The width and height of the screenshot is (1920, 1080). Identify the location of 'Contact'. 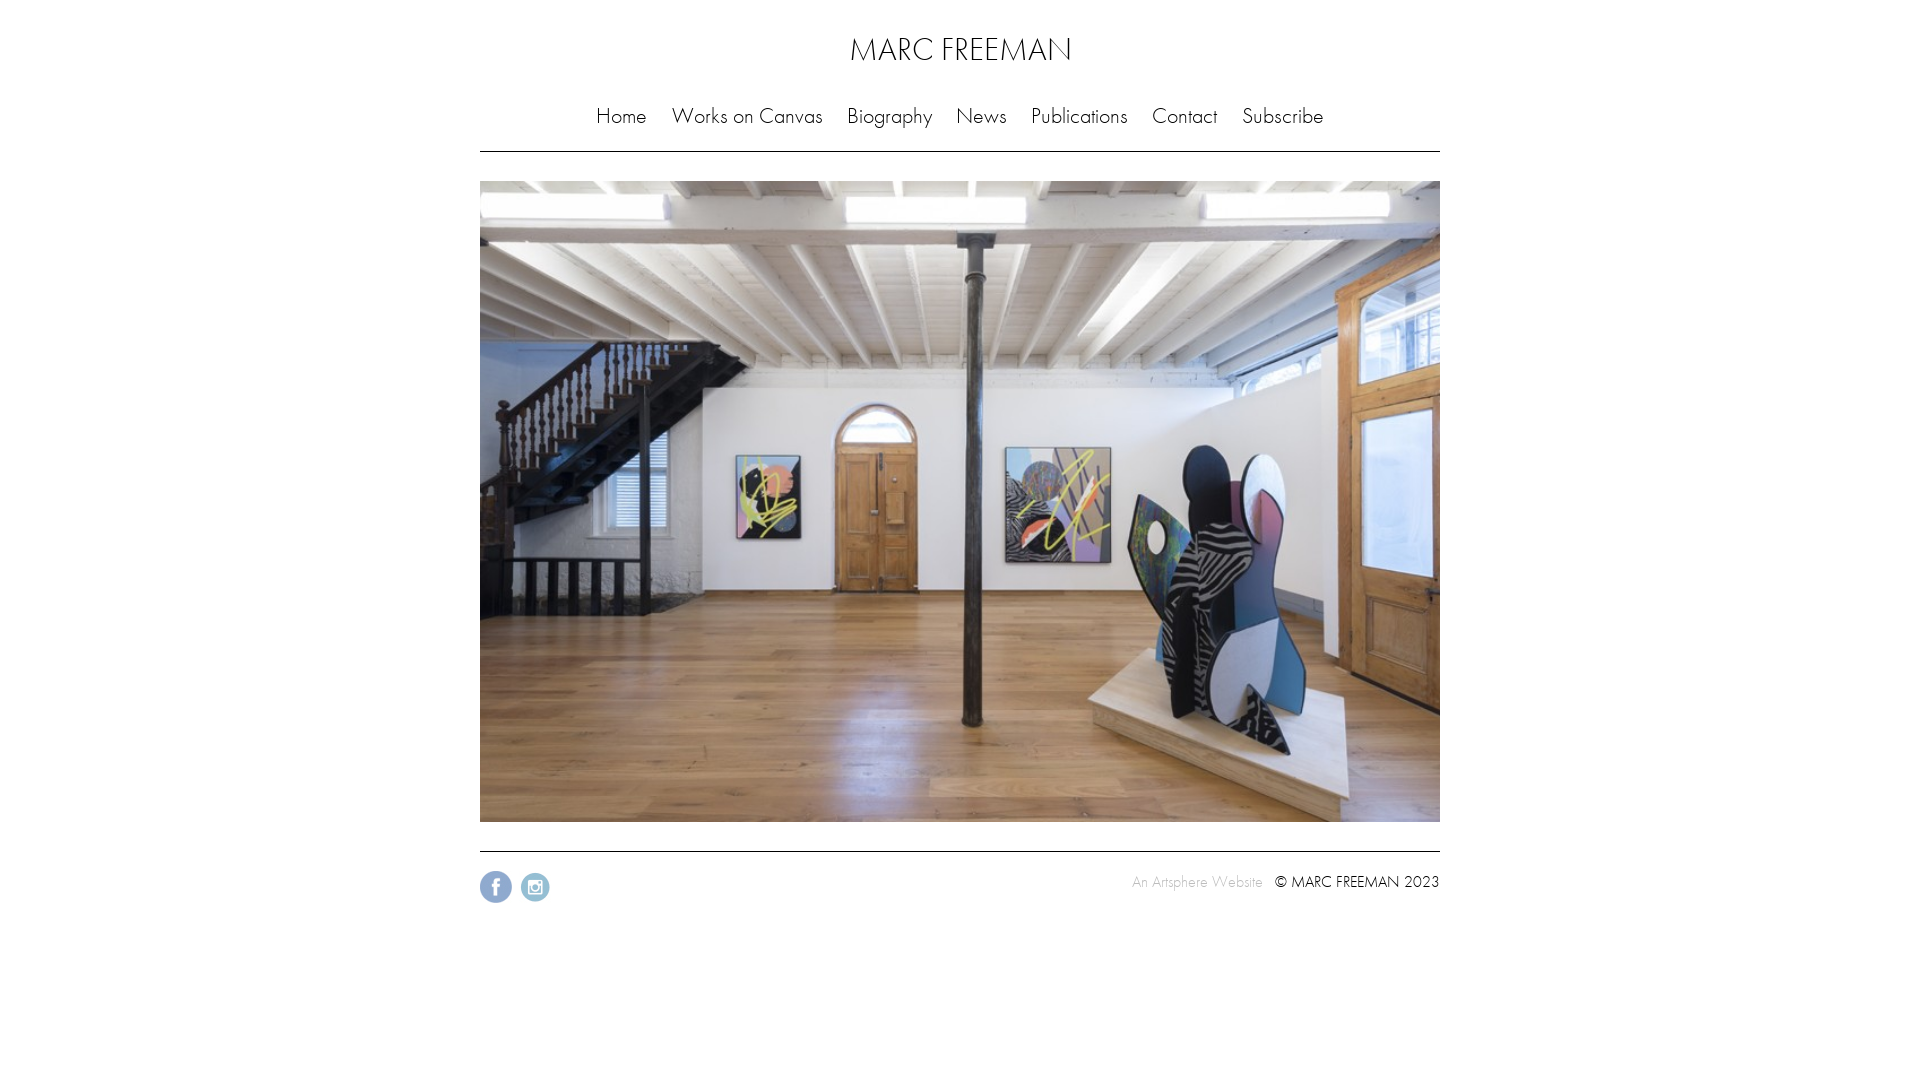
(1184, 115).